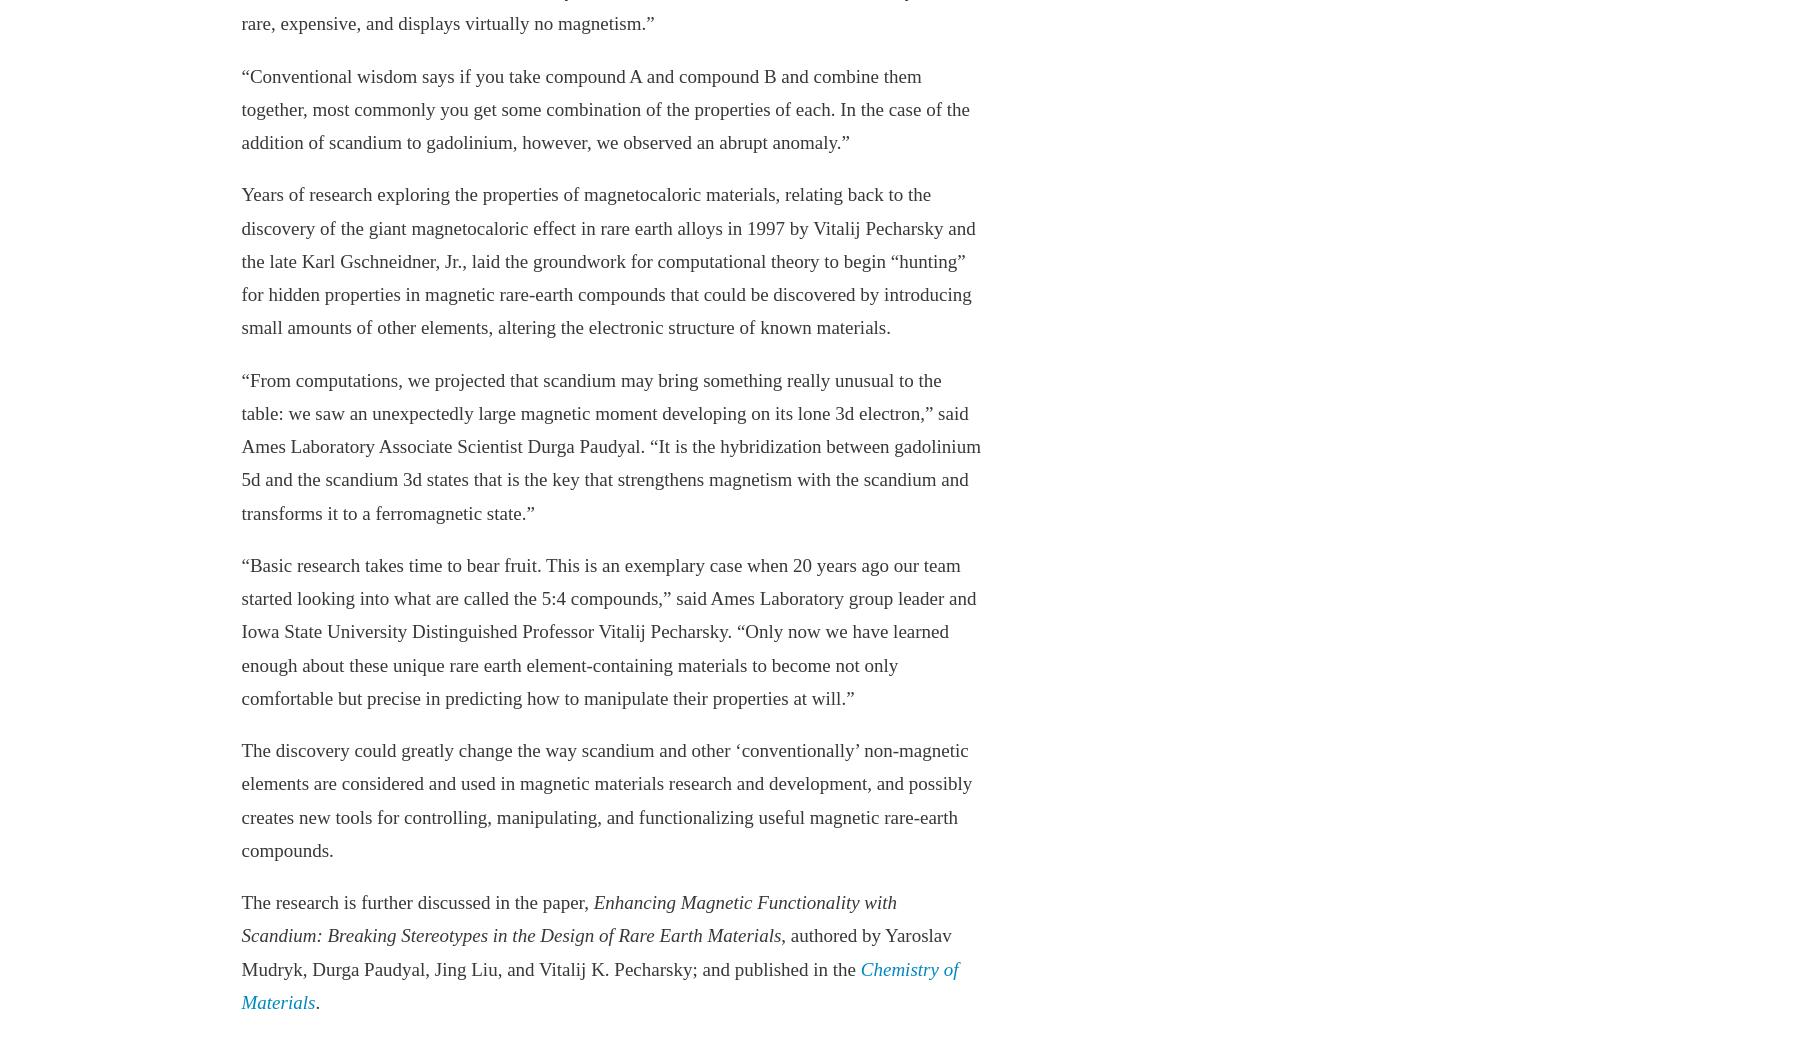  What do you see at coordinates (599, 984) in the screenshot?
I see `'Chemistry of Materials'` at bounding box center [599, 984].